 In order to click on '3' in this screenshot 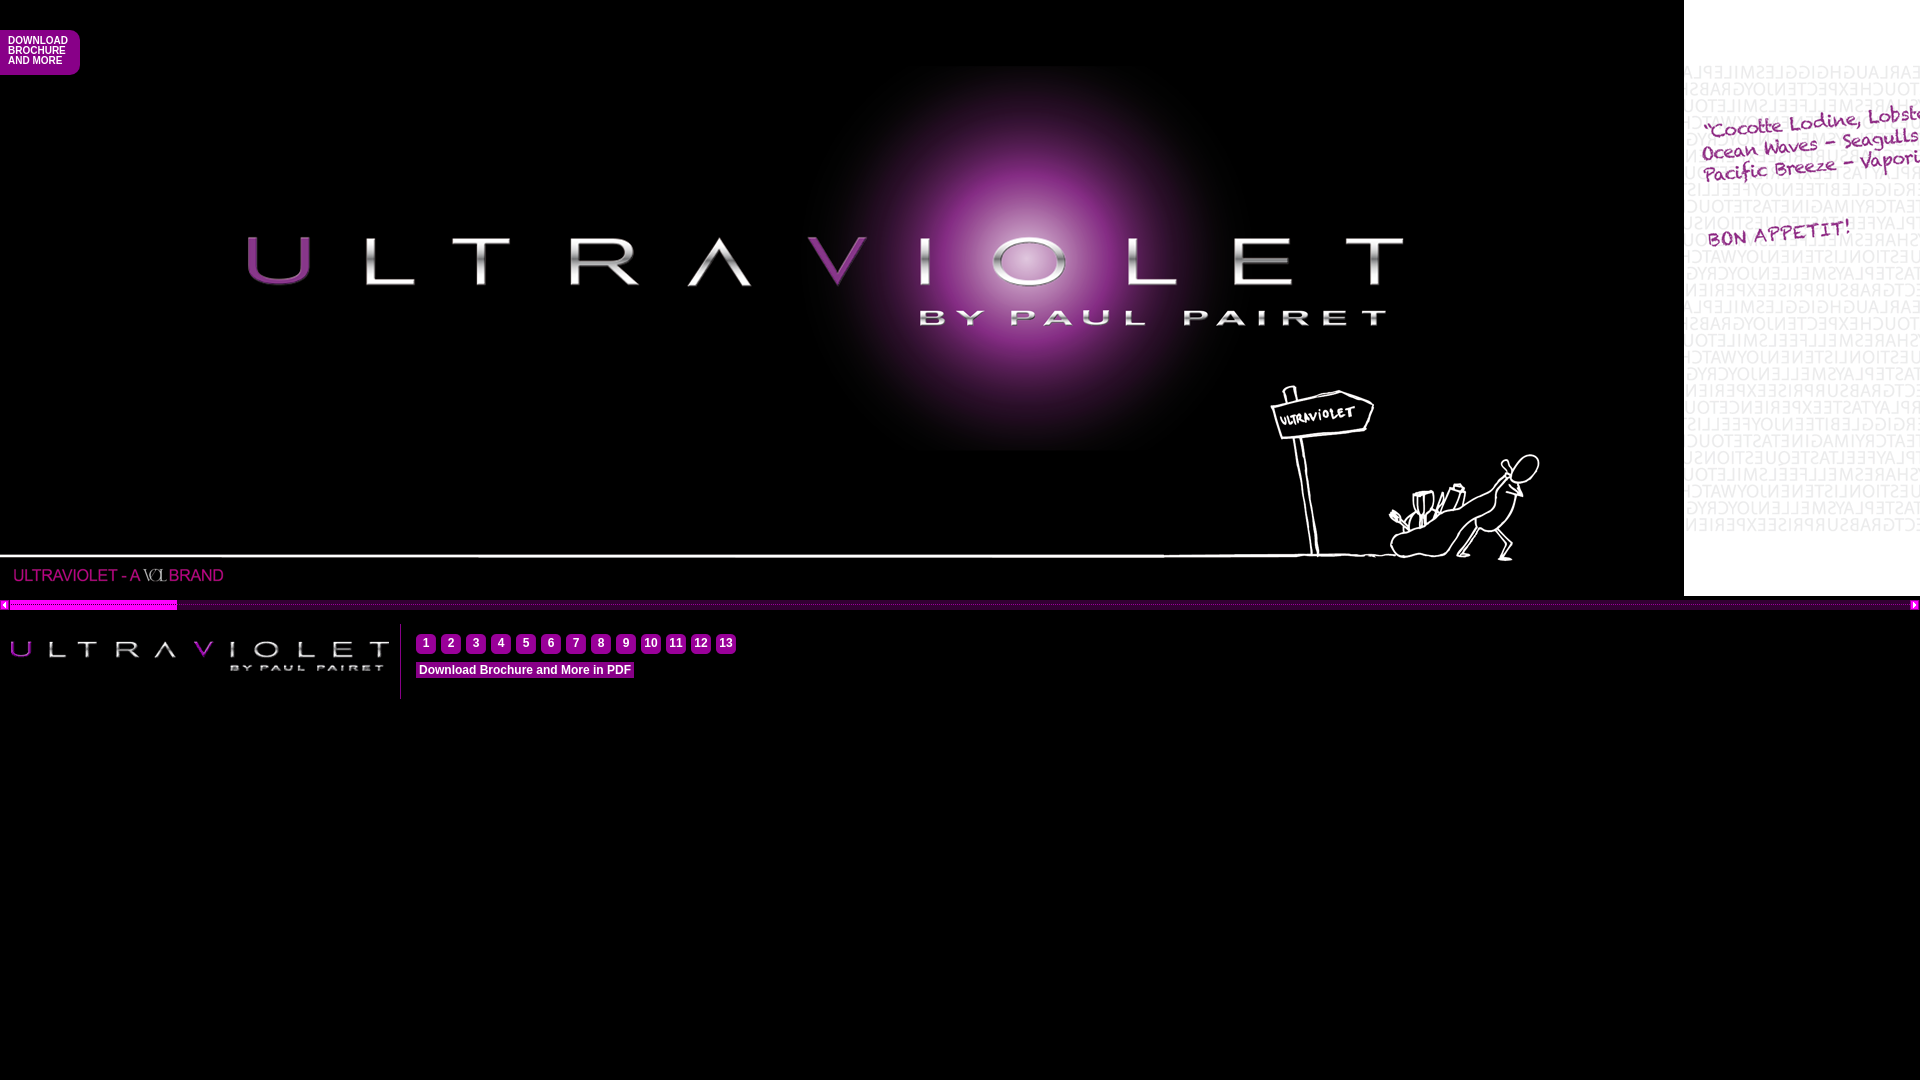, I will do `click(474, 644)`.